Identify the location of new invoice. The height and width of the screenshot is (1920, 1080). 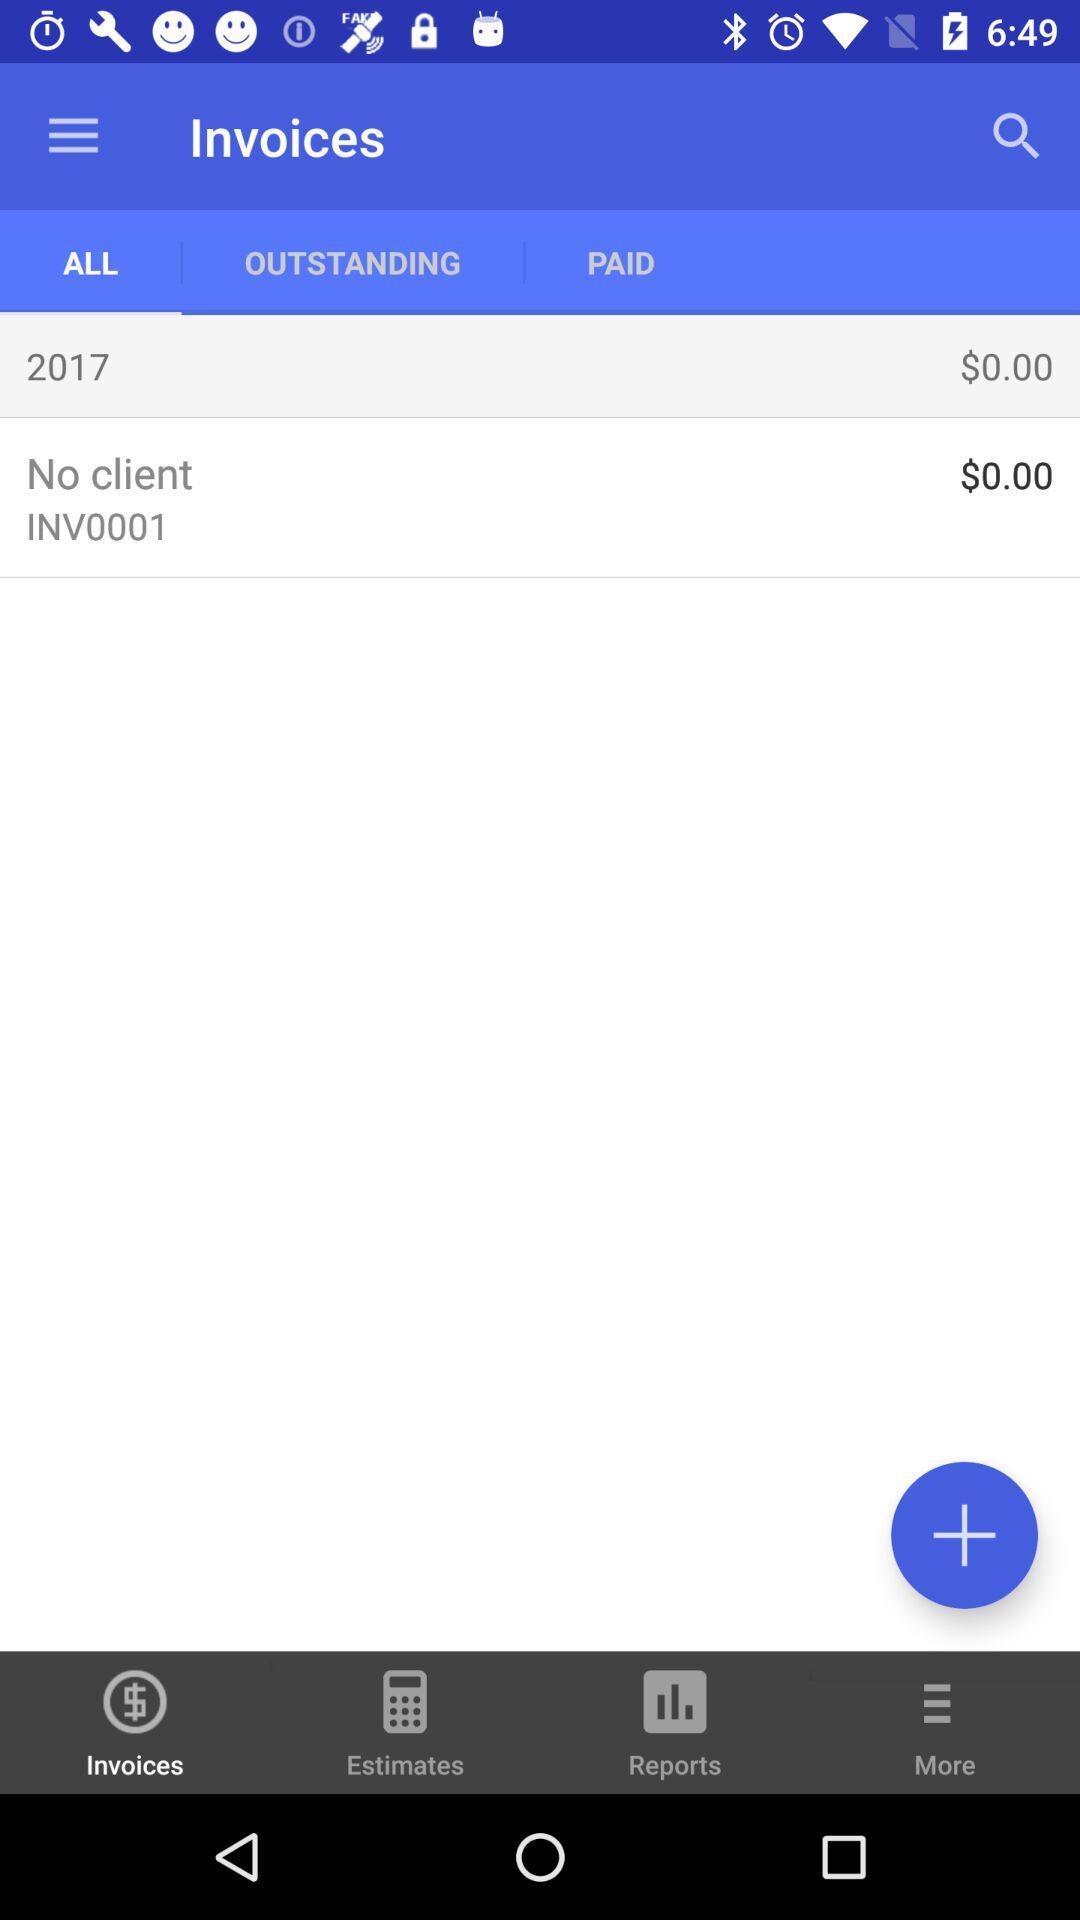
(963, 1534).